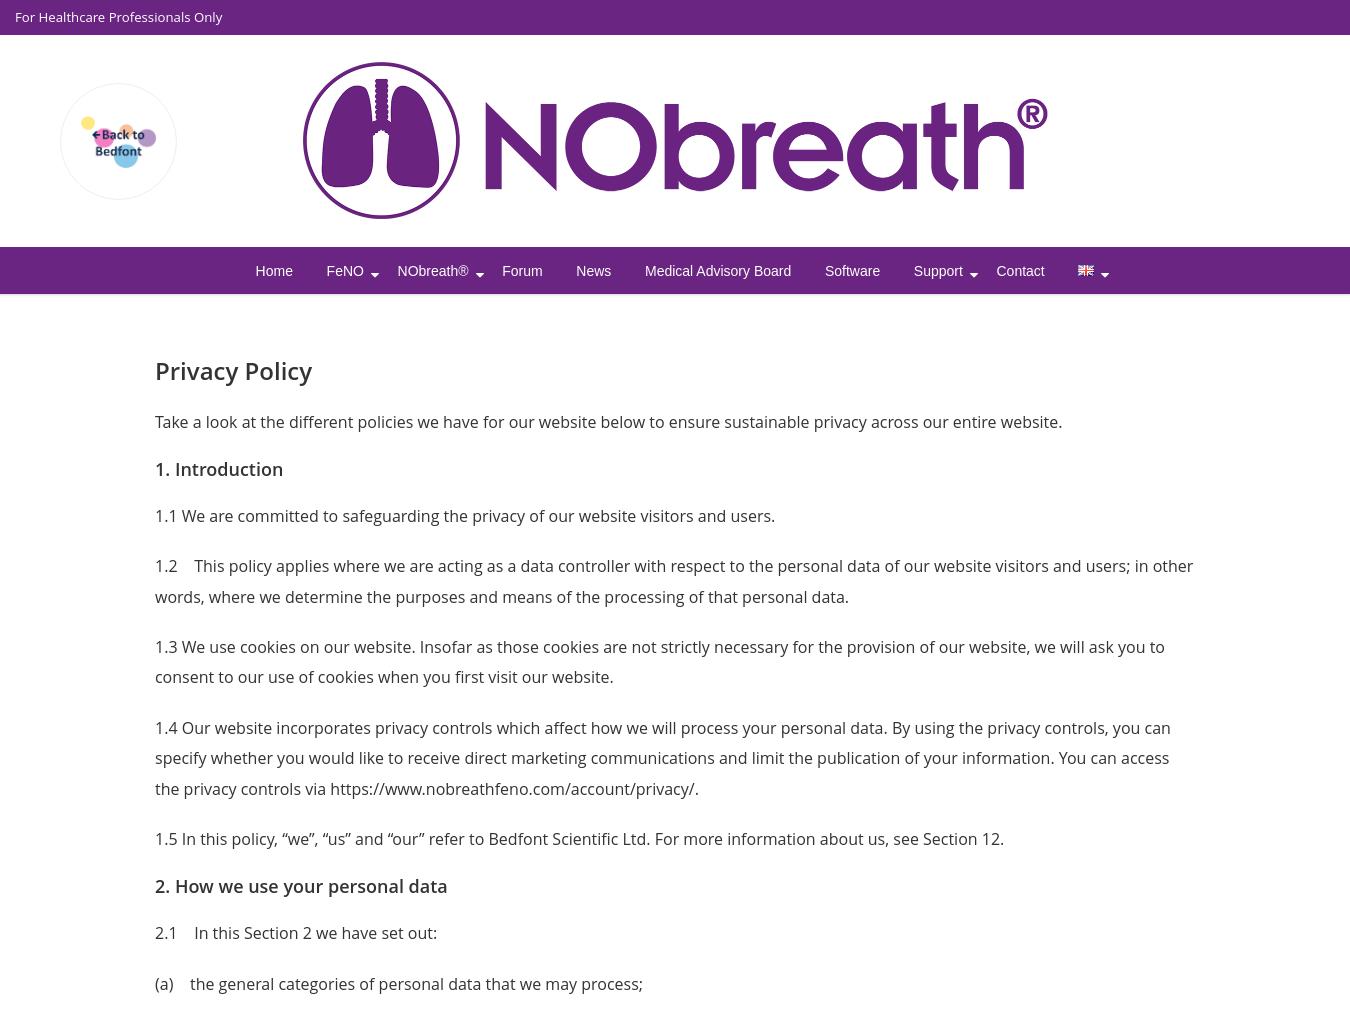  What do you see at coordinates (272, 269) in the screenshot?
I see `'Home'` at bounding box center [272, 269].